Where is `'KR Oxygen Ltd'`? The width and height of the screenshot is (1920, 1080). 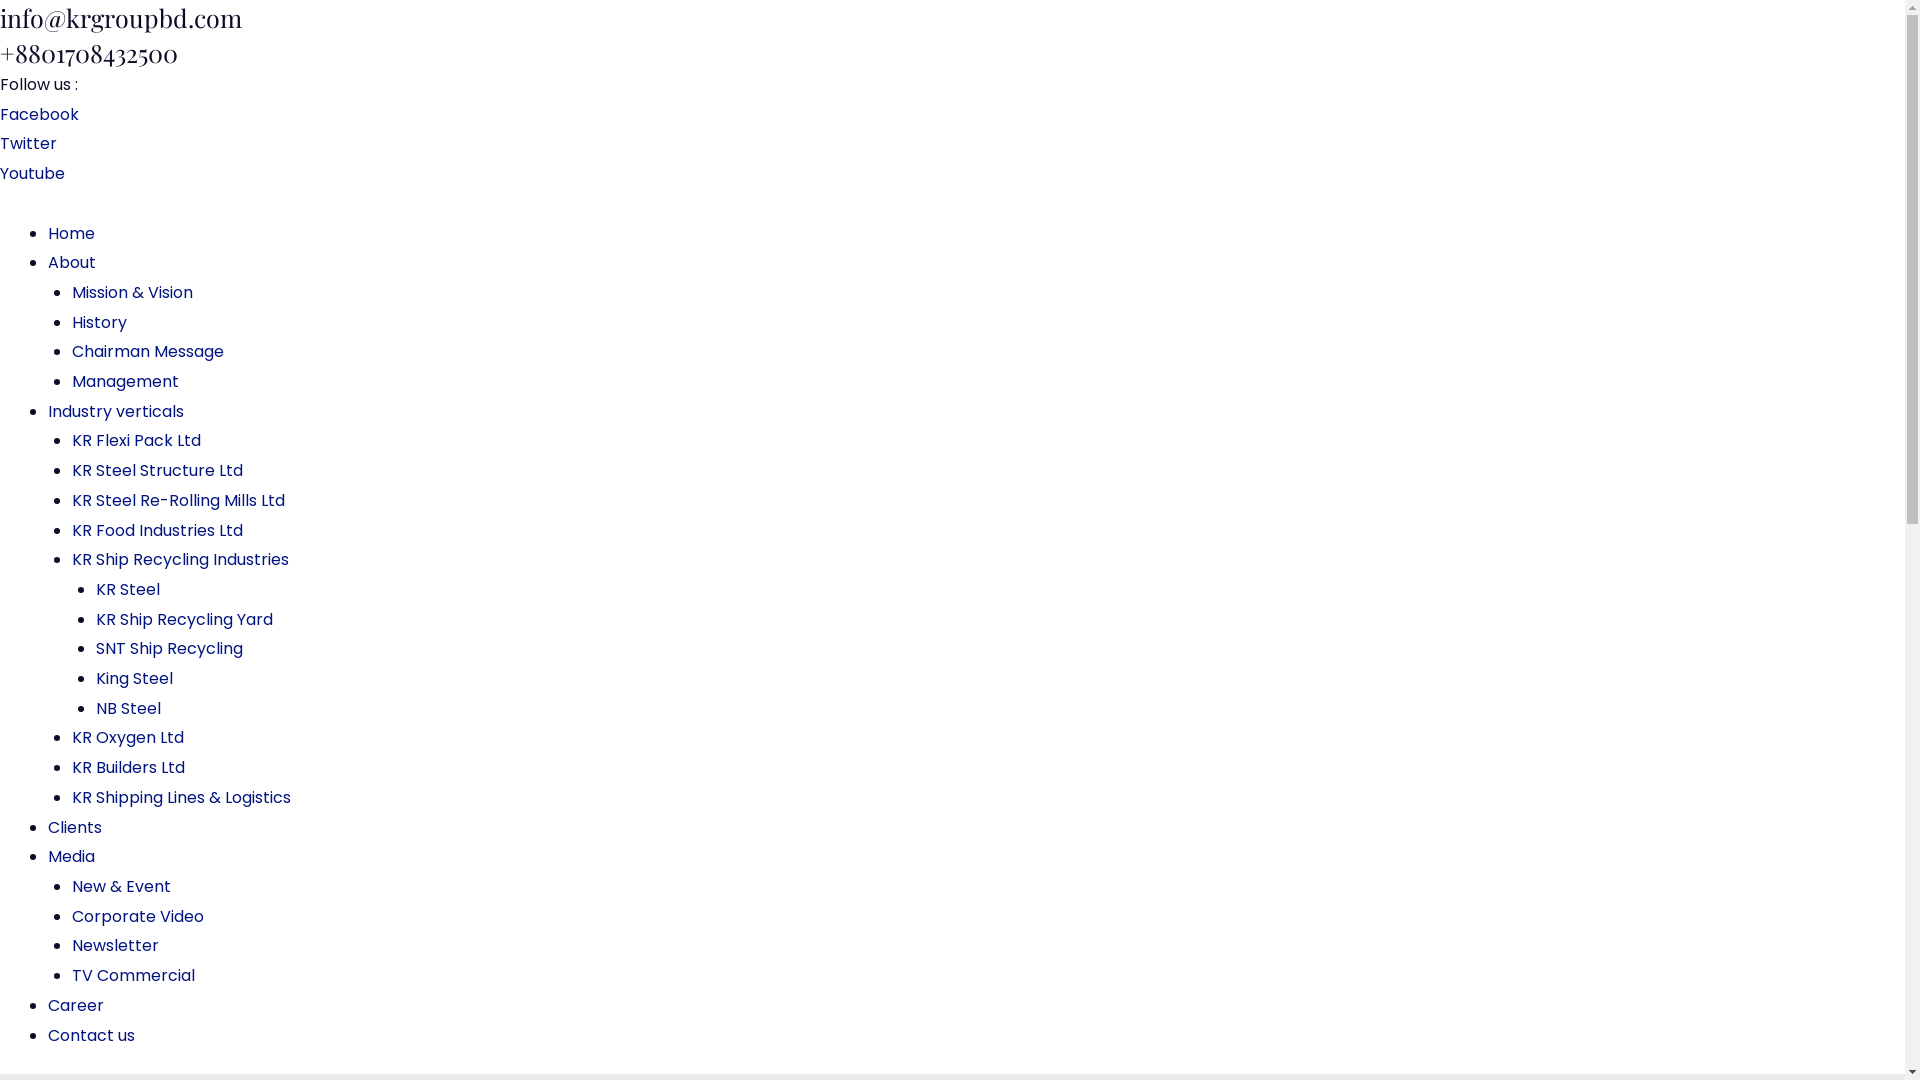
'KR Oxygen Ltd' is located at coordinates (127, 737).